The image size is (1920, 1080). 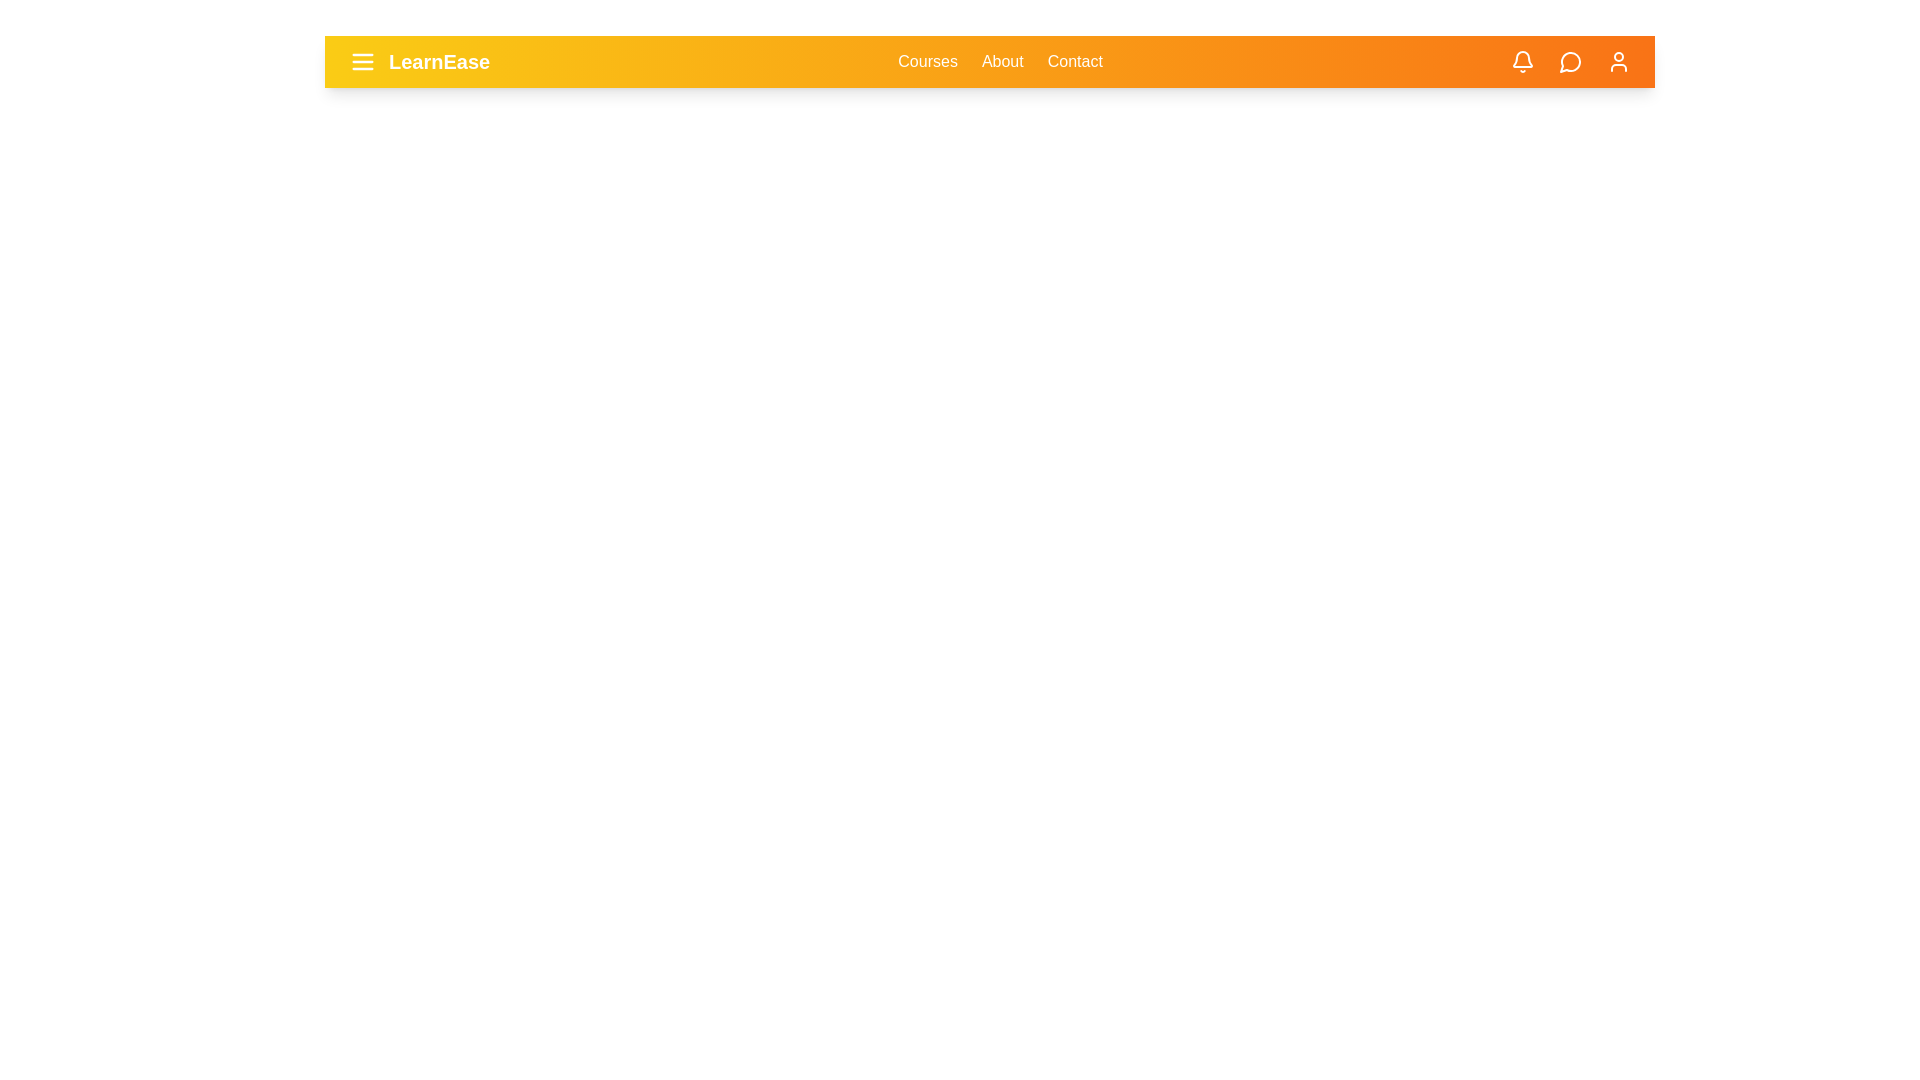 I want to click on the message icon to open messages, so click(x=1569, y=60).